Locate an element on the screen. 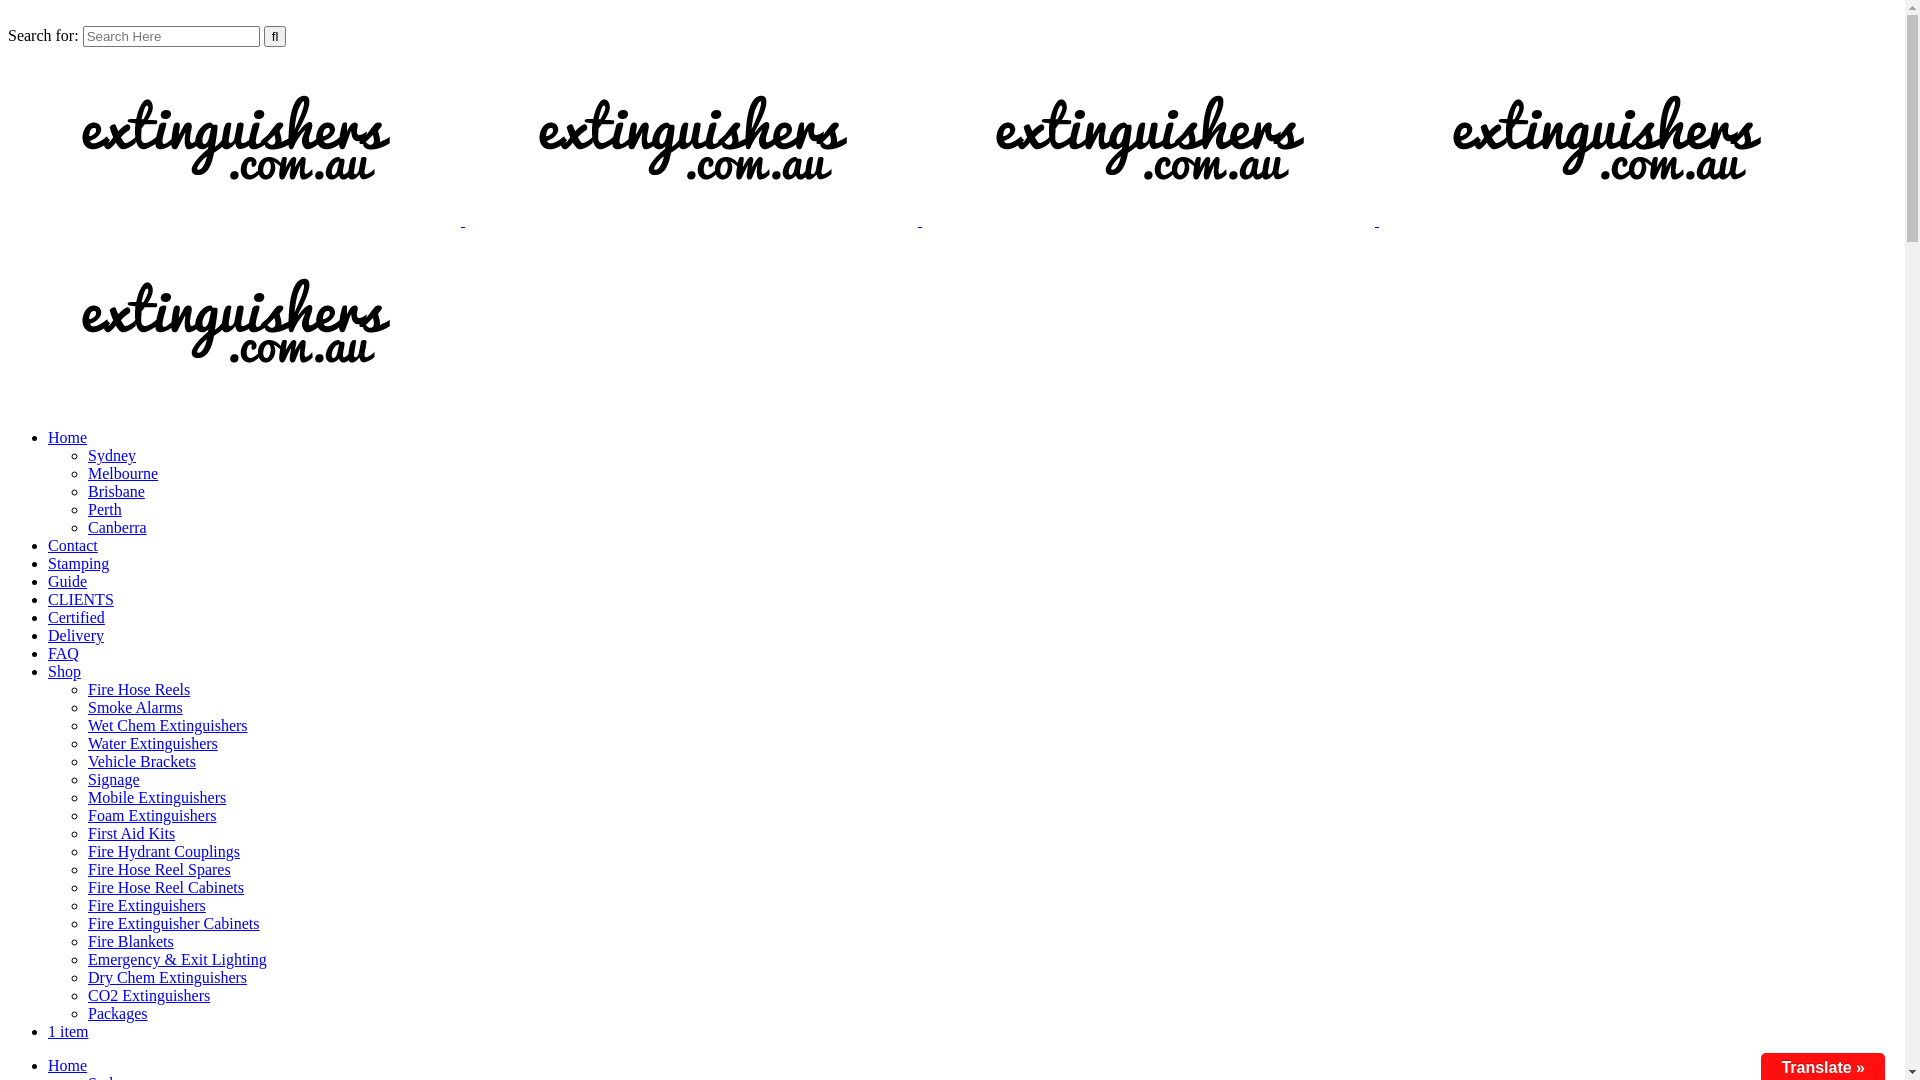 Image resolution: width=1920 pixels, height=1080 pixels. 'CO2 Extinguishers' is located at coordinates (147, 995).